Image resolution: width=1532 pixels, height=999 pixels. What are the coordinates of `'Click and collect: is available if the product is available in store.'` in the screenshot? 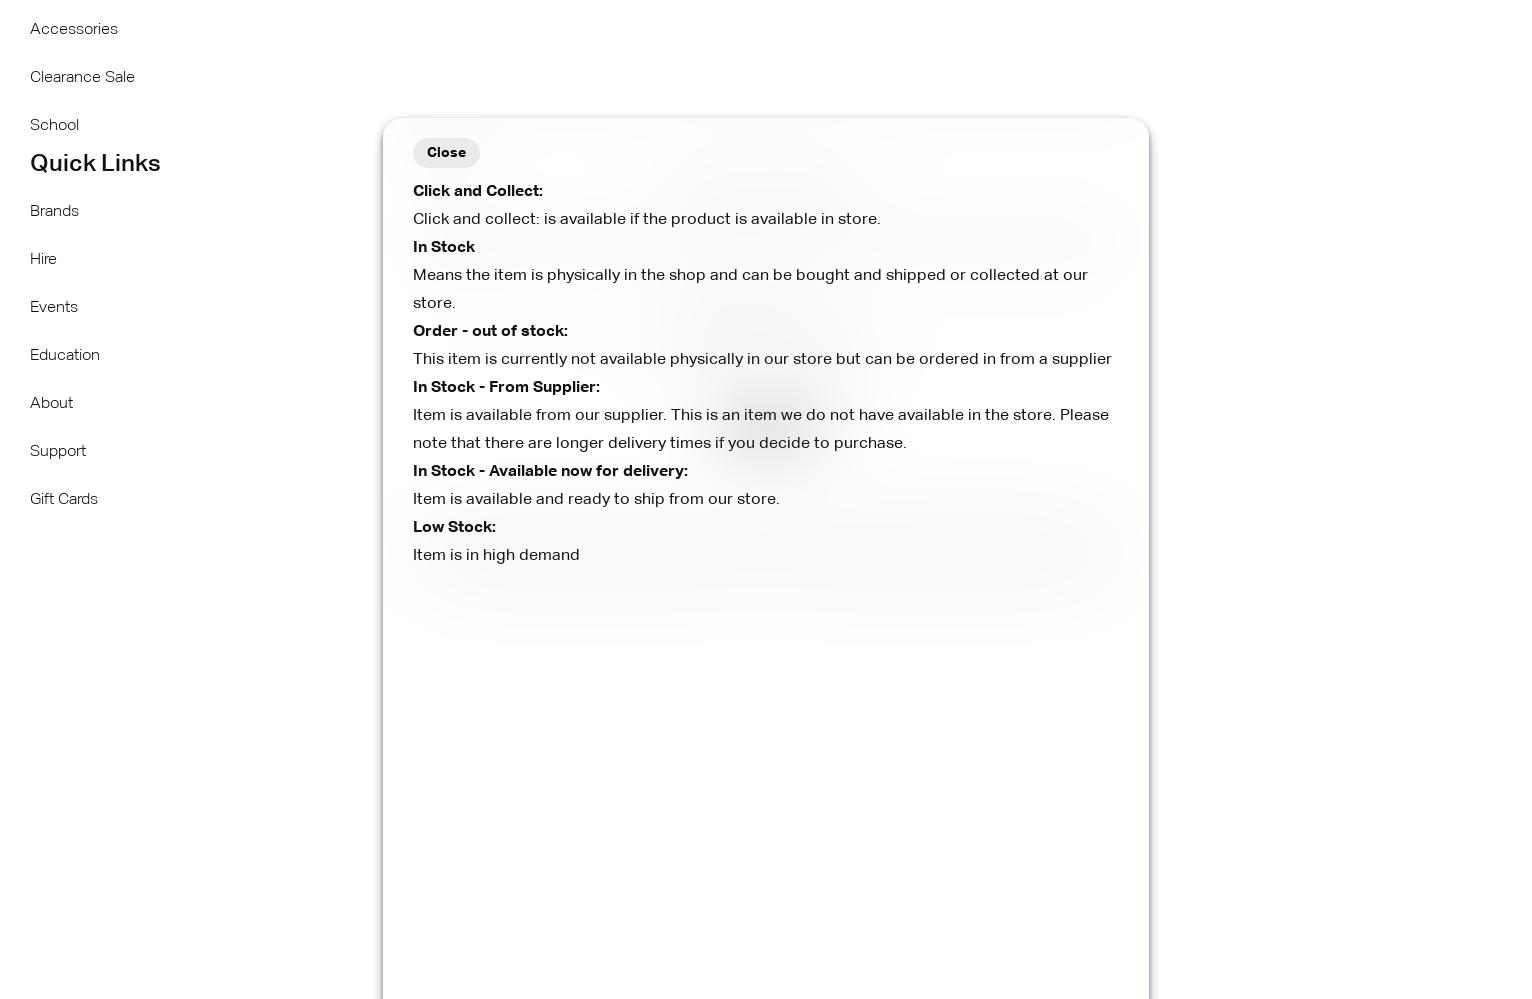 It's located at (646, 218).